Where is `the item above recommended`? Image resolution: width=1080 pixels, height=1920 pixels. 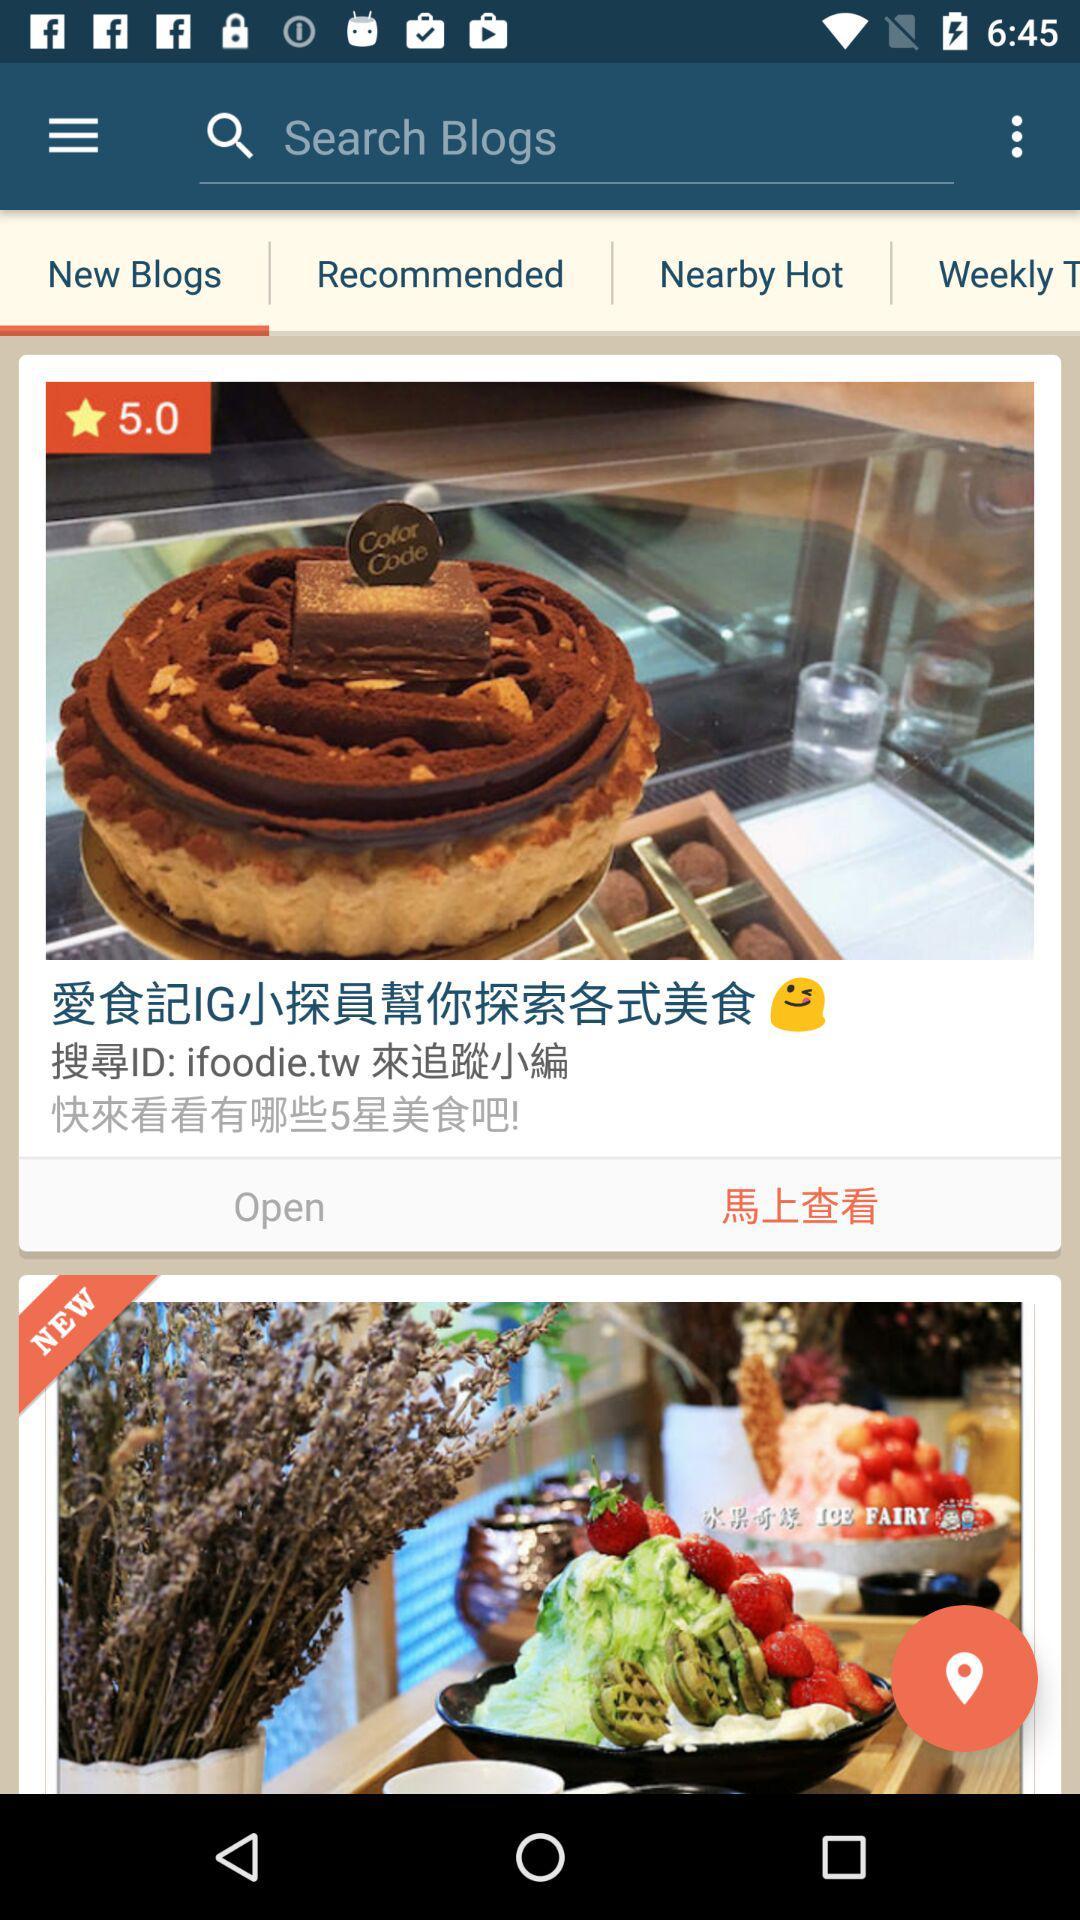 the item above recommended is located at coordinates (419, 135).